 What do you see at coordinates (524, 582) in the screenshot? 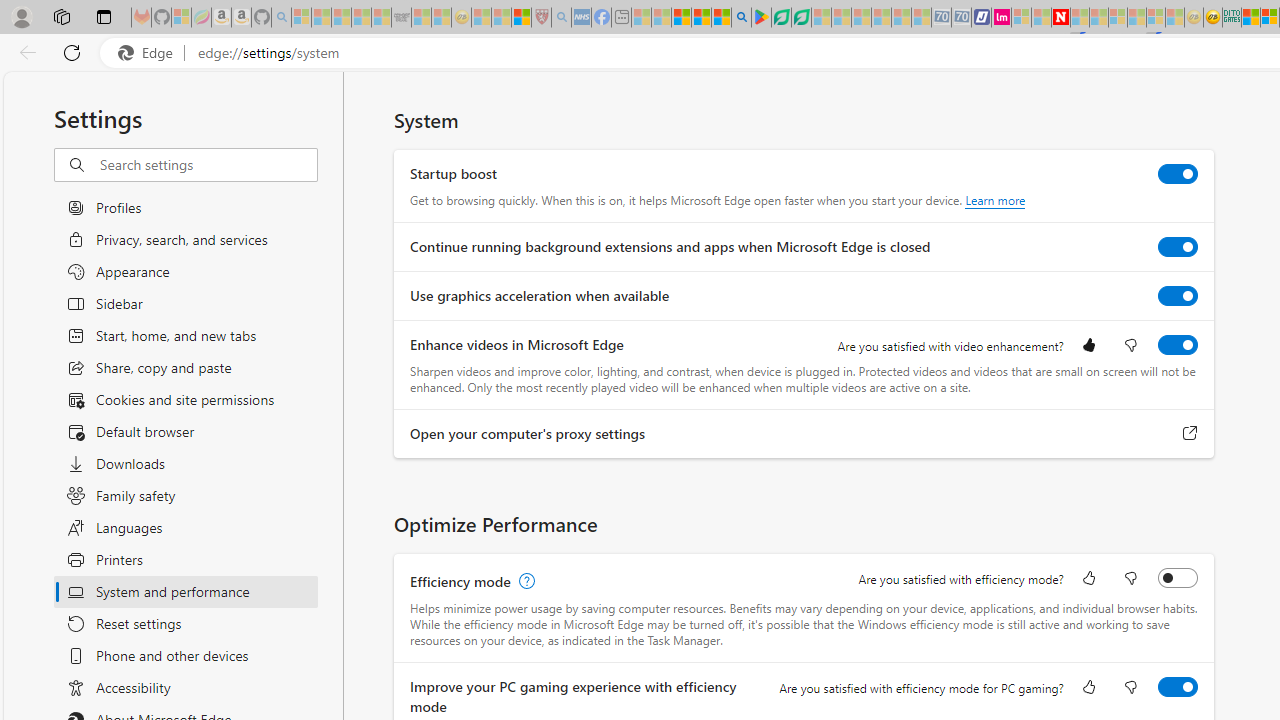
I see `'Efficiency mode, learn more'` at bounding box center [524, 582].